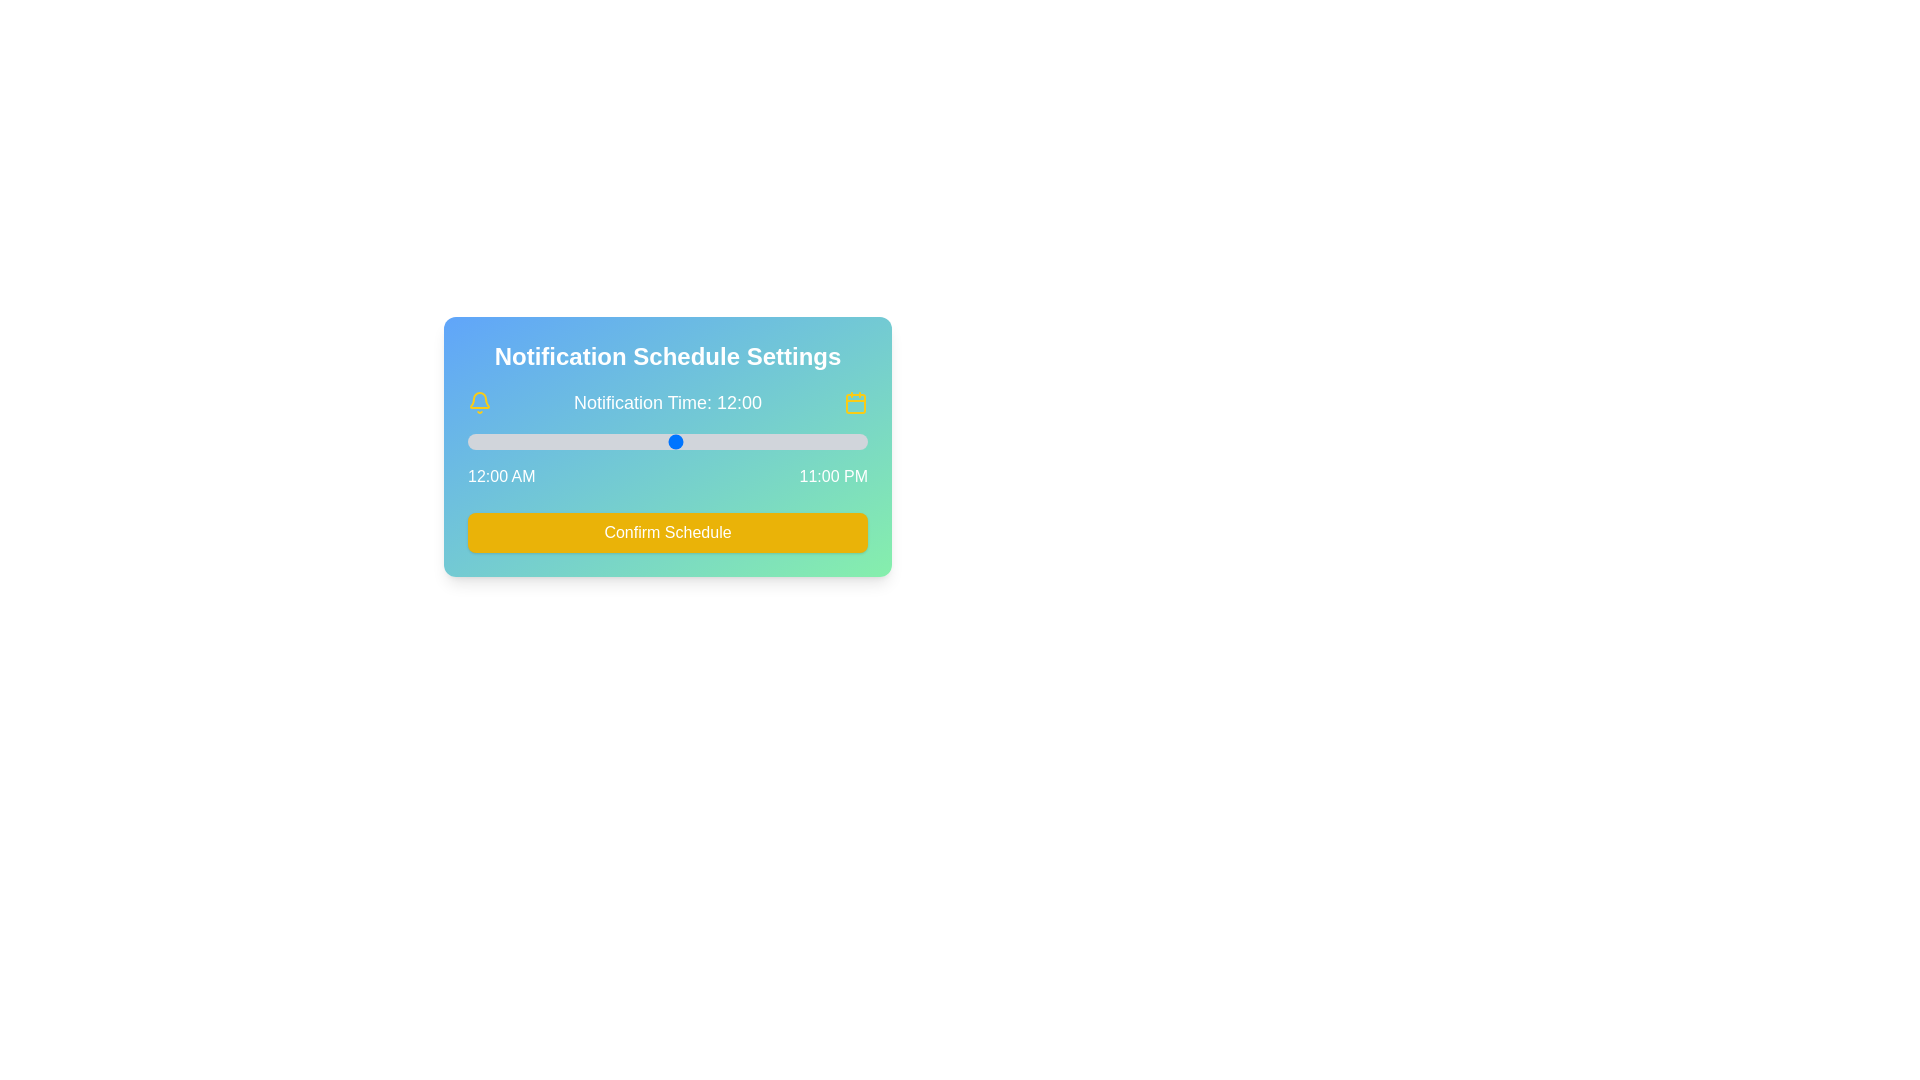 The width and height of the screenshot is (1920, 1080). What do you see at coordinates (855, 402) in the screenshot?
I see `the calendar icon to interact with it` at bounding box center [855, 402].